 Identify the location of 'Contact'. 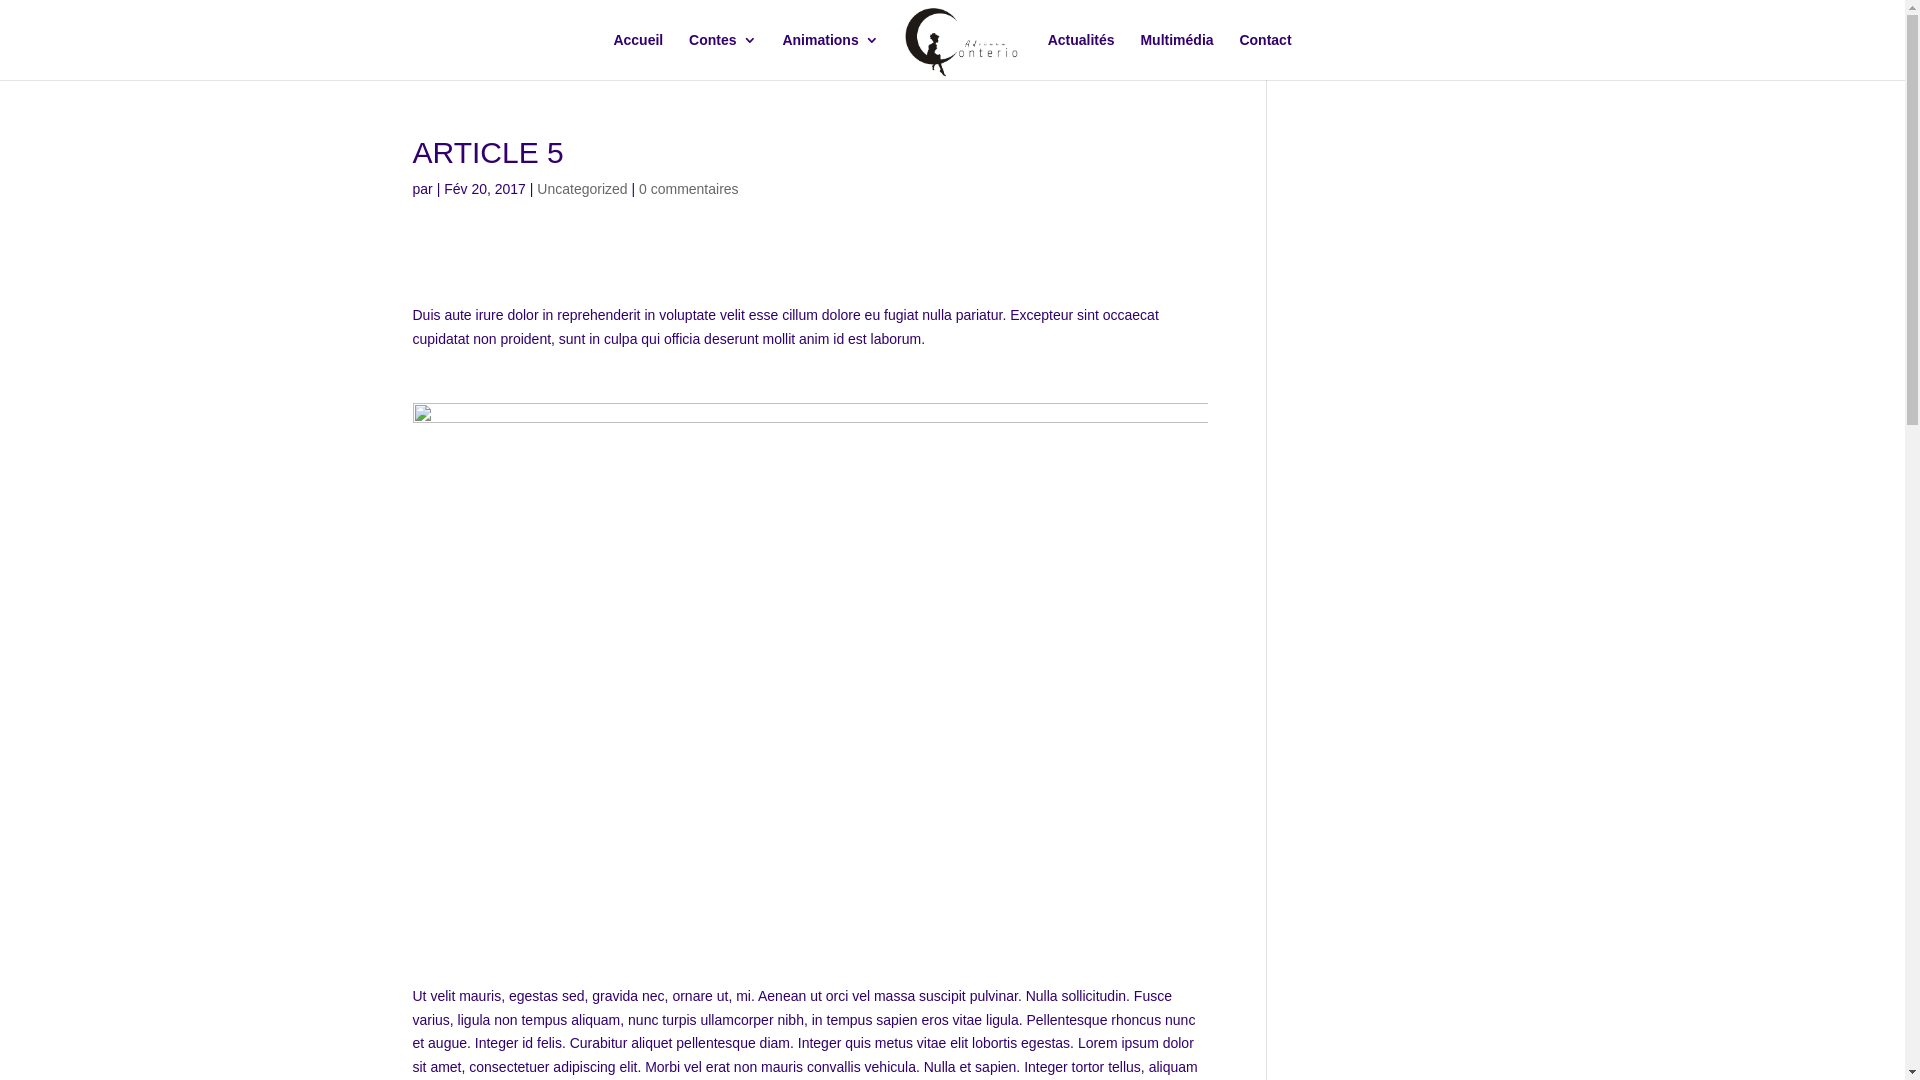
(1264, 55).